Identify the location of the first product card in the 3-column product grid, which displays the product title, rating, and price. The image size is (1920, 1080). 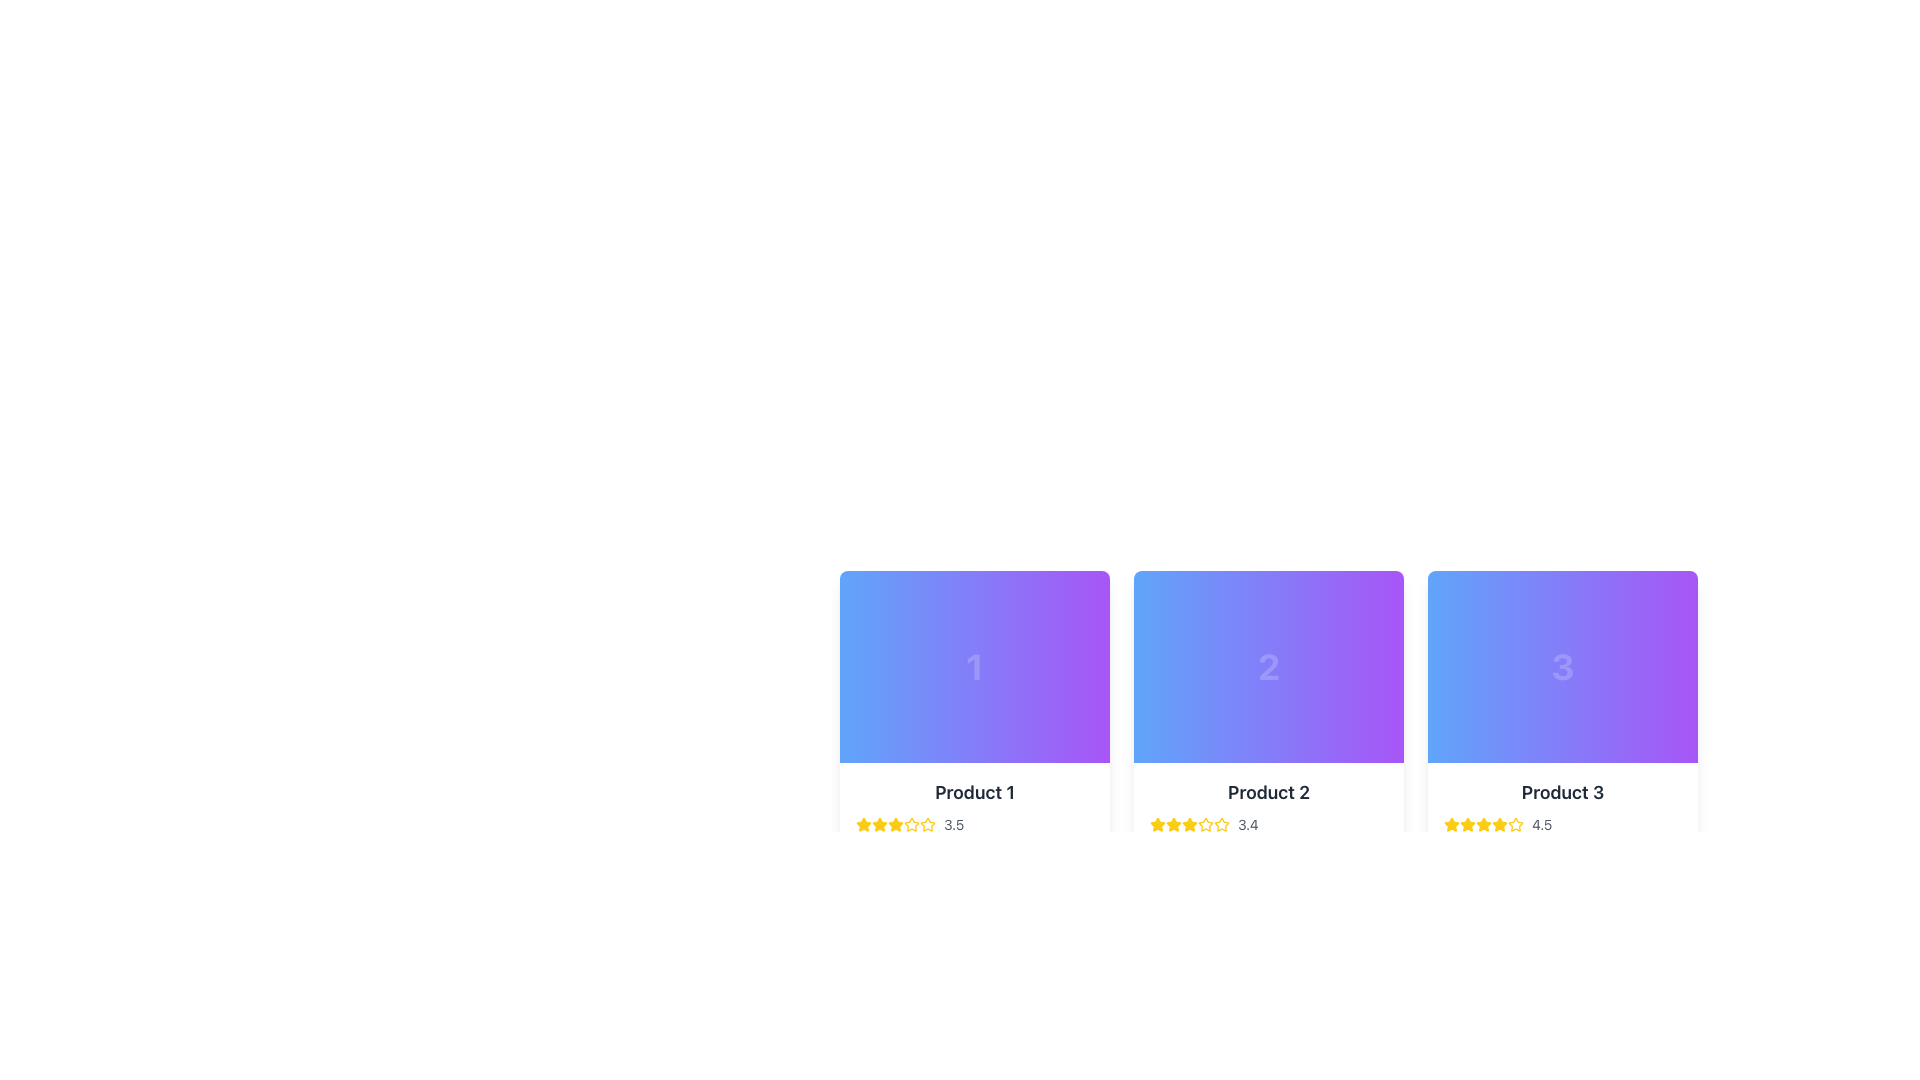
(974, 731).